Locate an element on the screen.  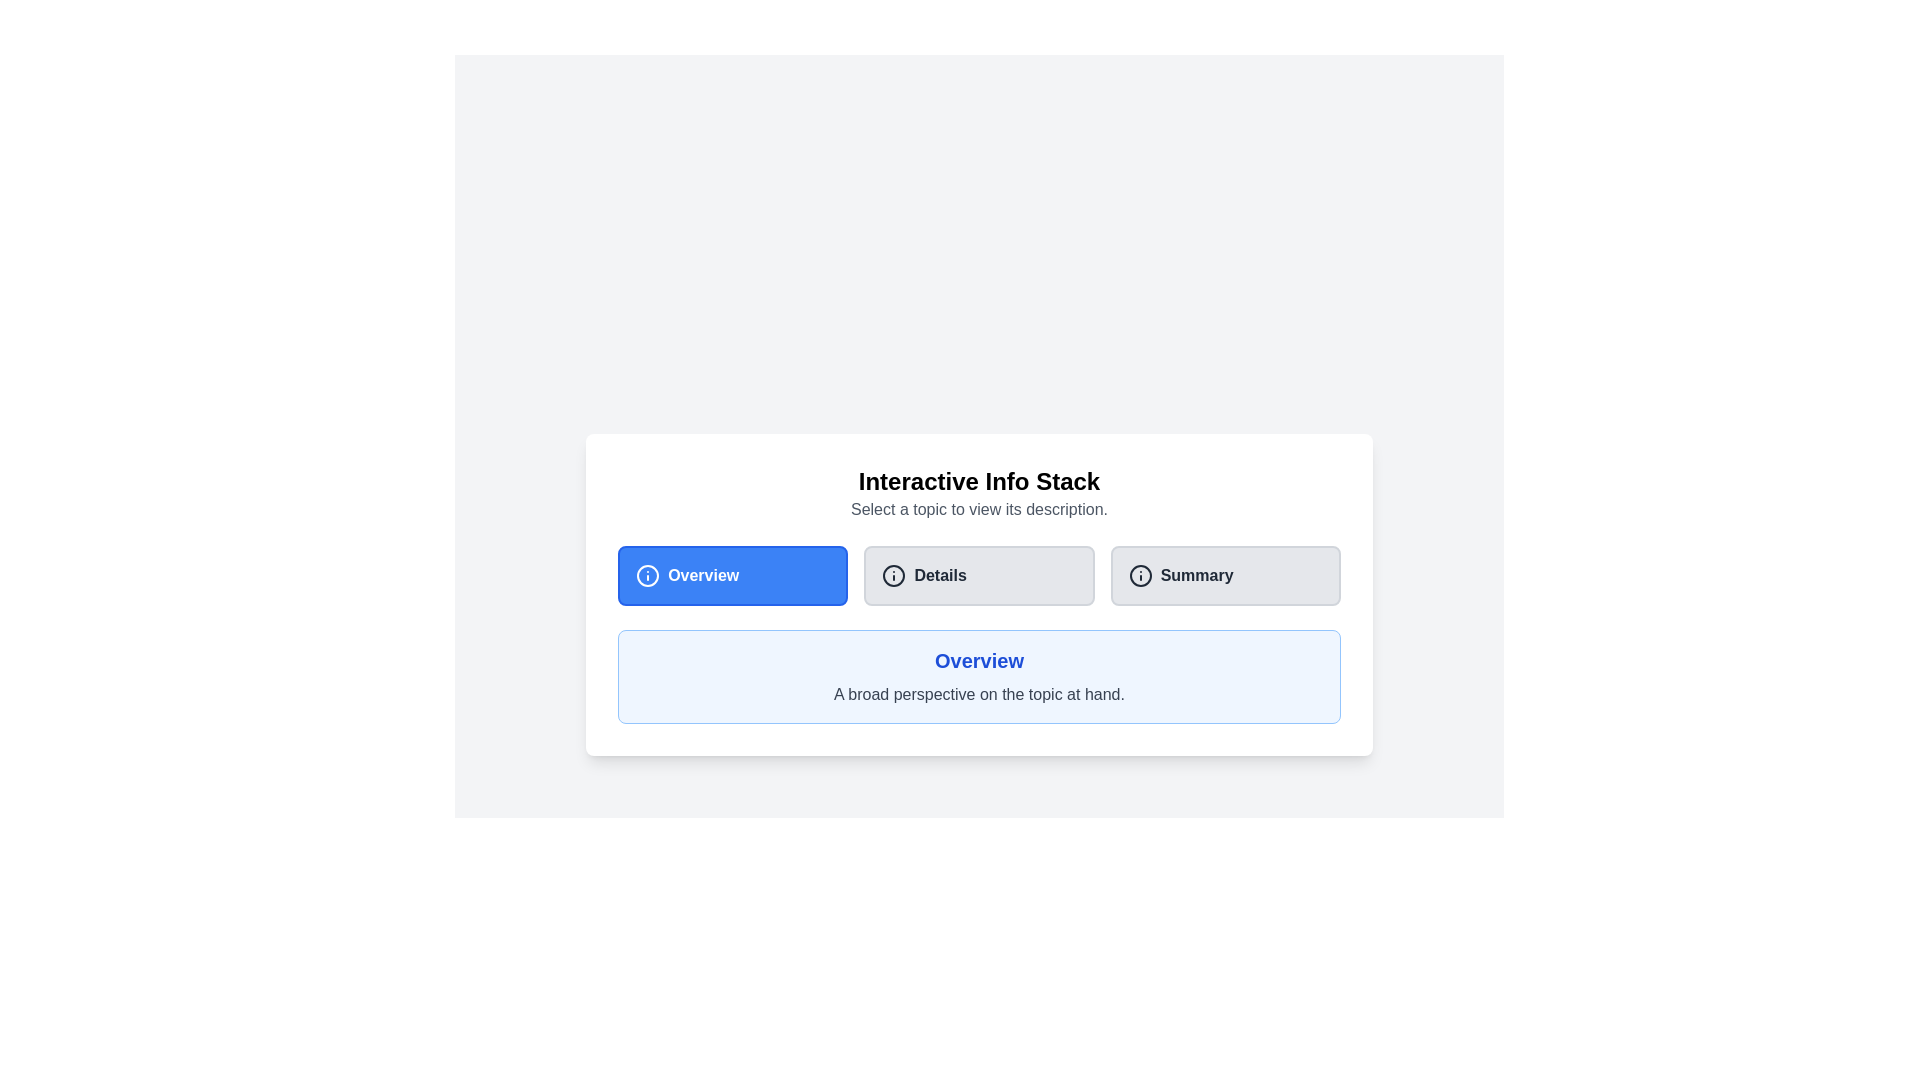
the Informational panel with a light blue background and rounded corners, which contains the header 'Overview' in bold blue text is located at coordinates (979, 676).